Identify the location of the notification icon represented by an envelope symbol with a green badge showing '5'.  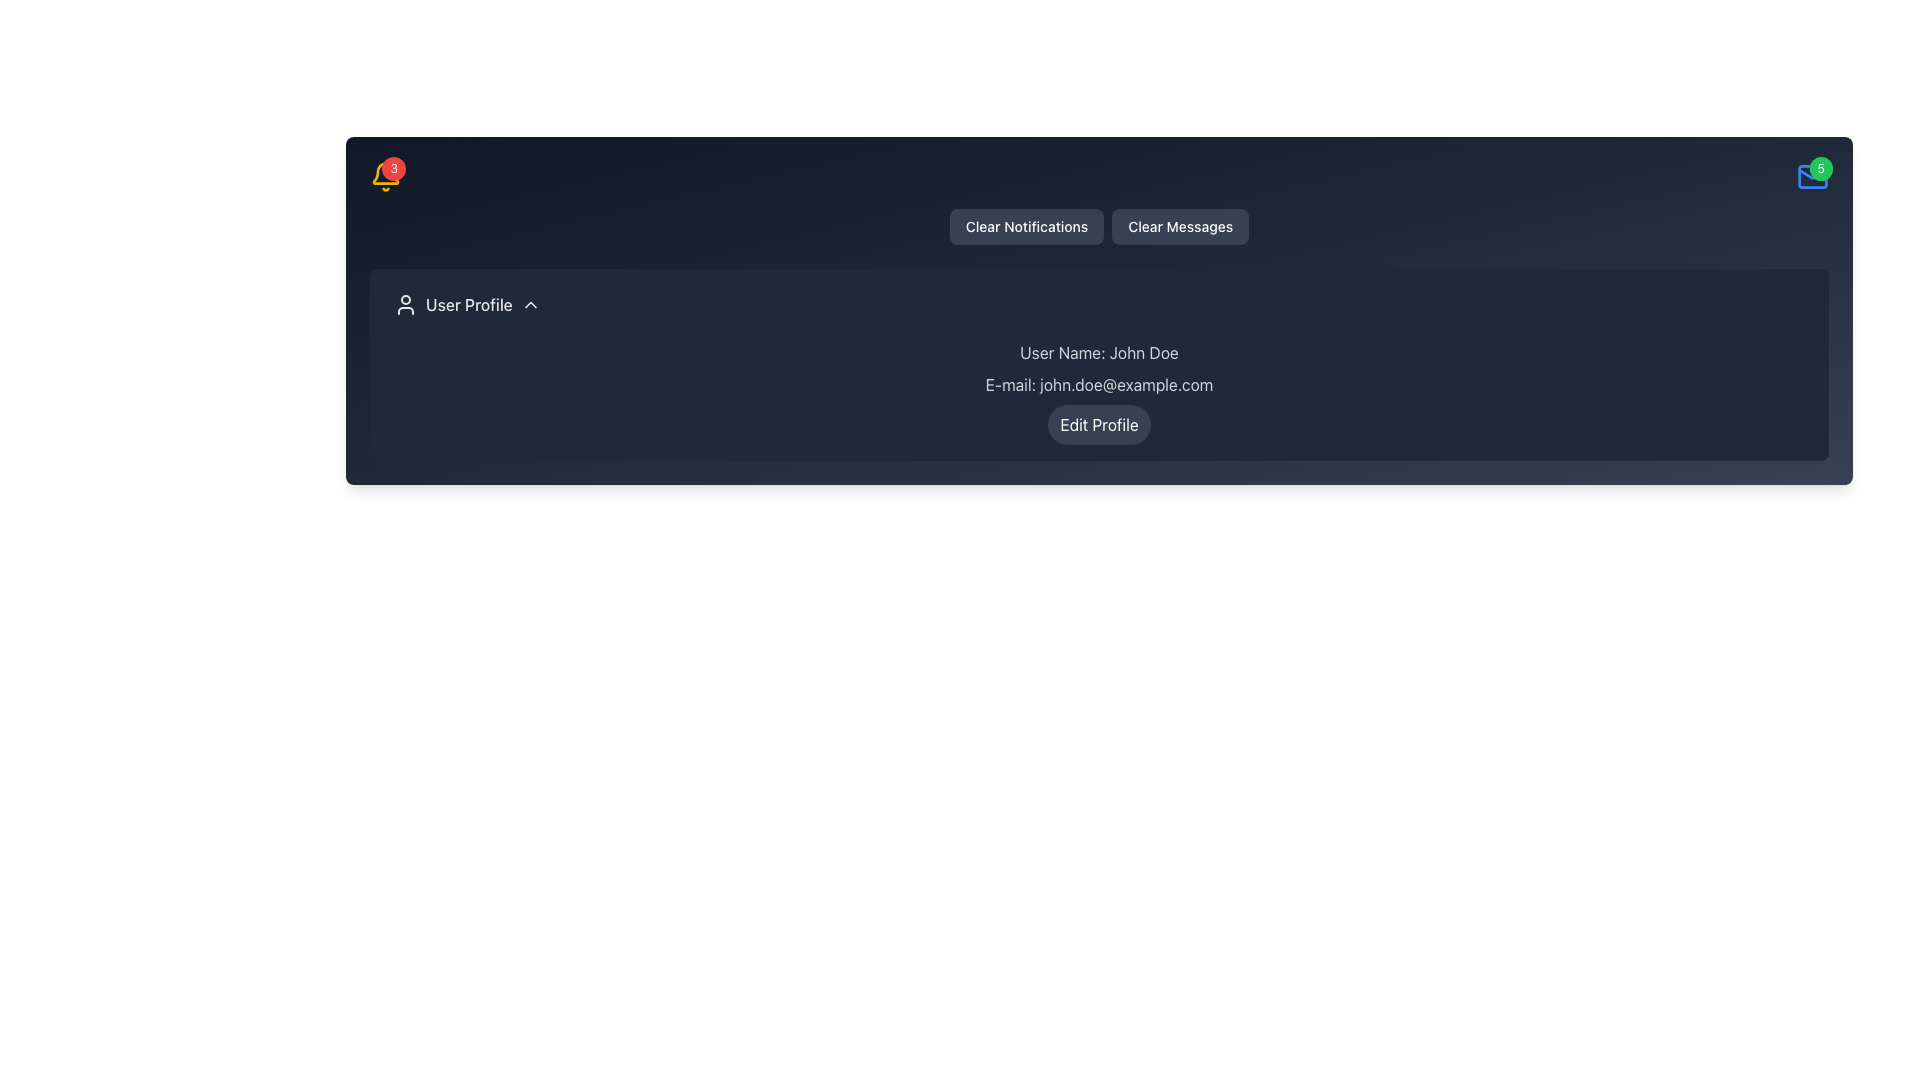
(1813, 176).